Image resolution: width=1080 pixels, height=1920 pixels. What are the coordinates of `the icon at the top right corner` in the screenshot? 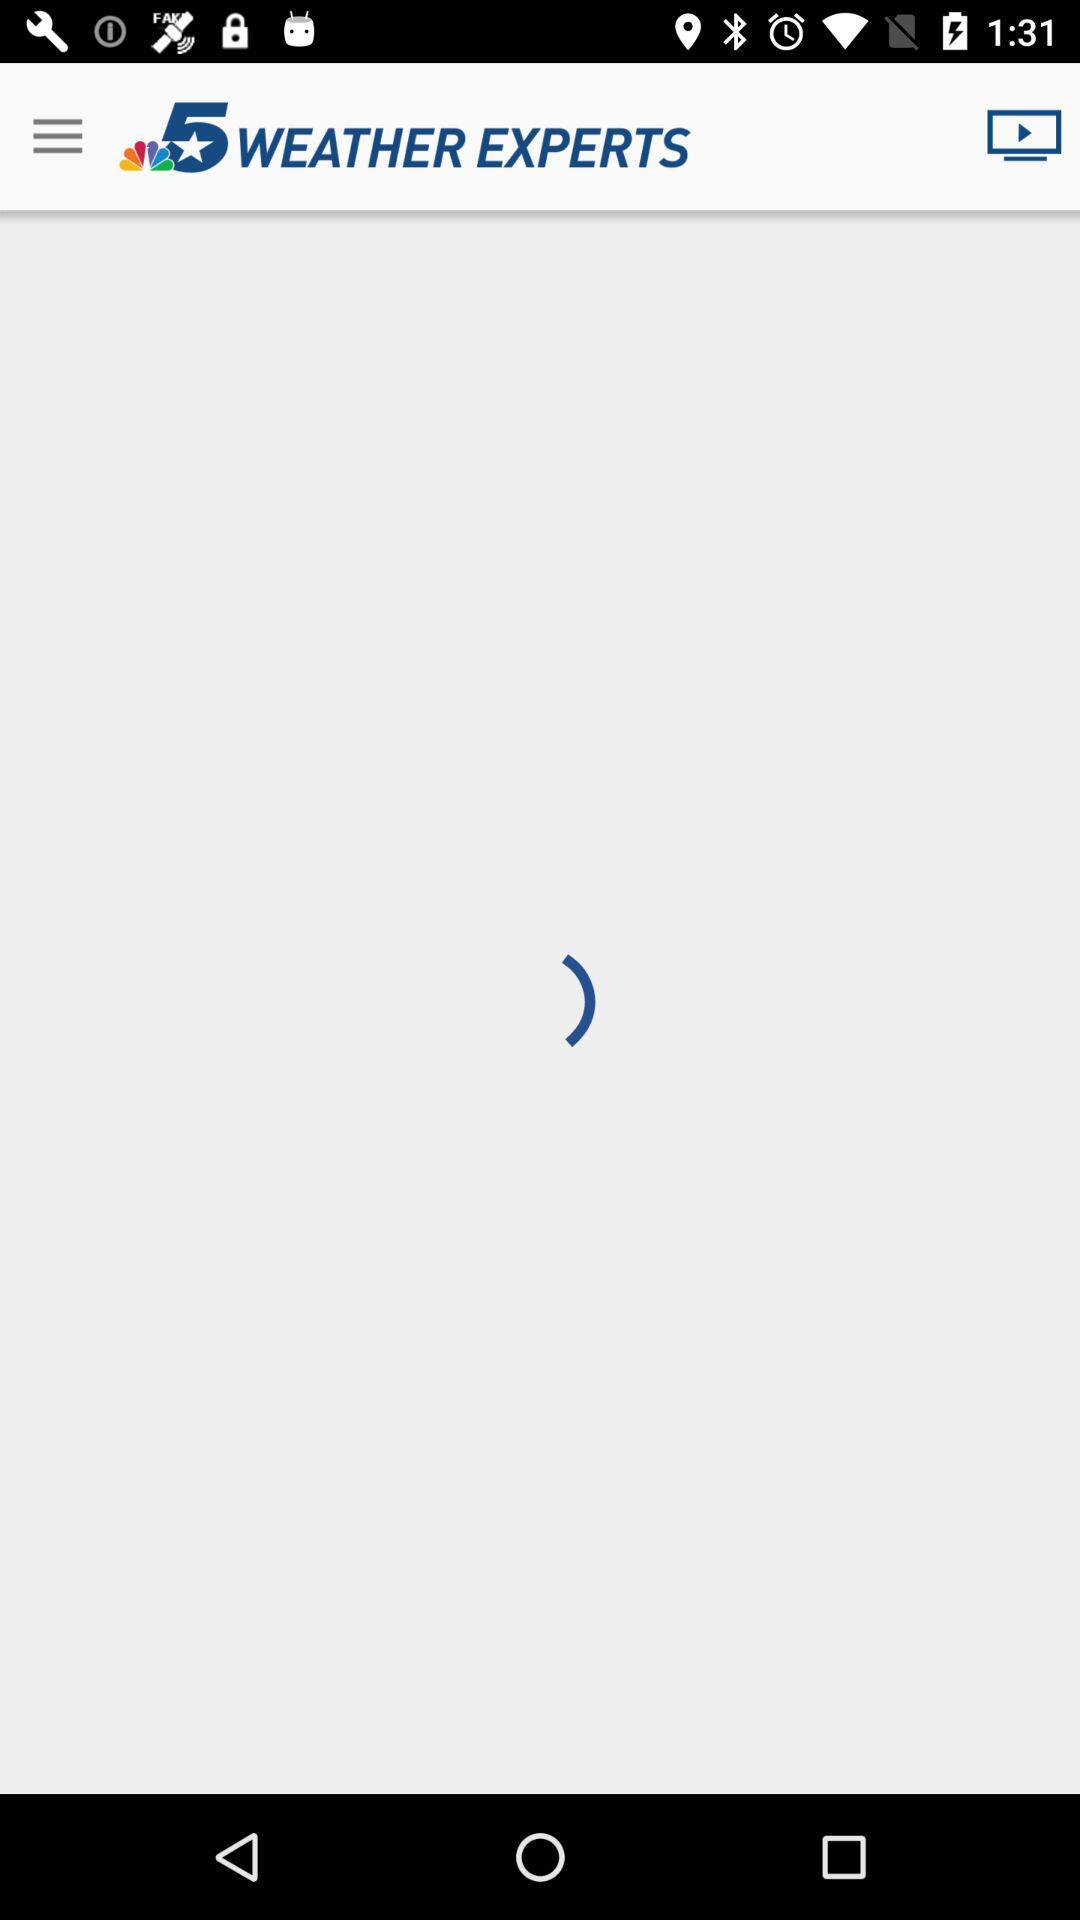 It's located at (1032, 135).